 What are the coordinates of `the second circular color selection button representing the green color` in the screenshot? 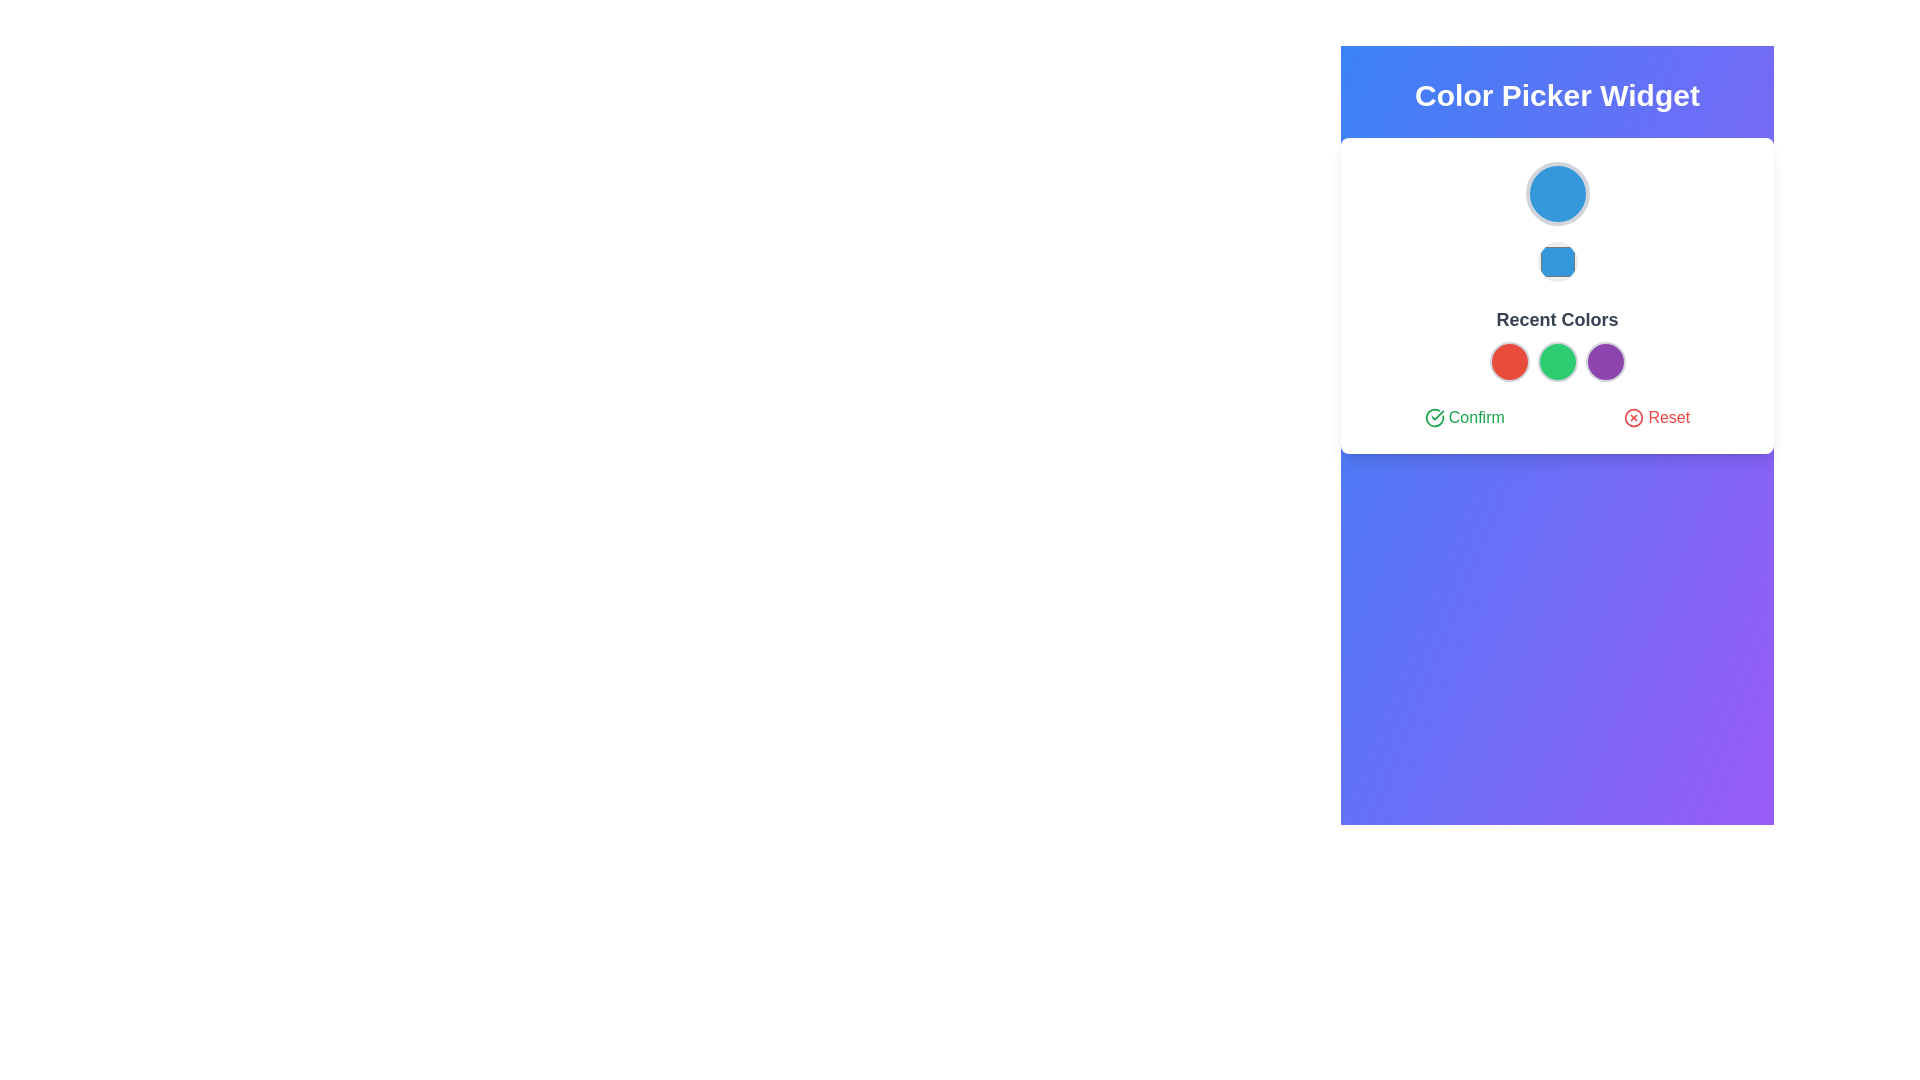 It's located at (1556, 362).